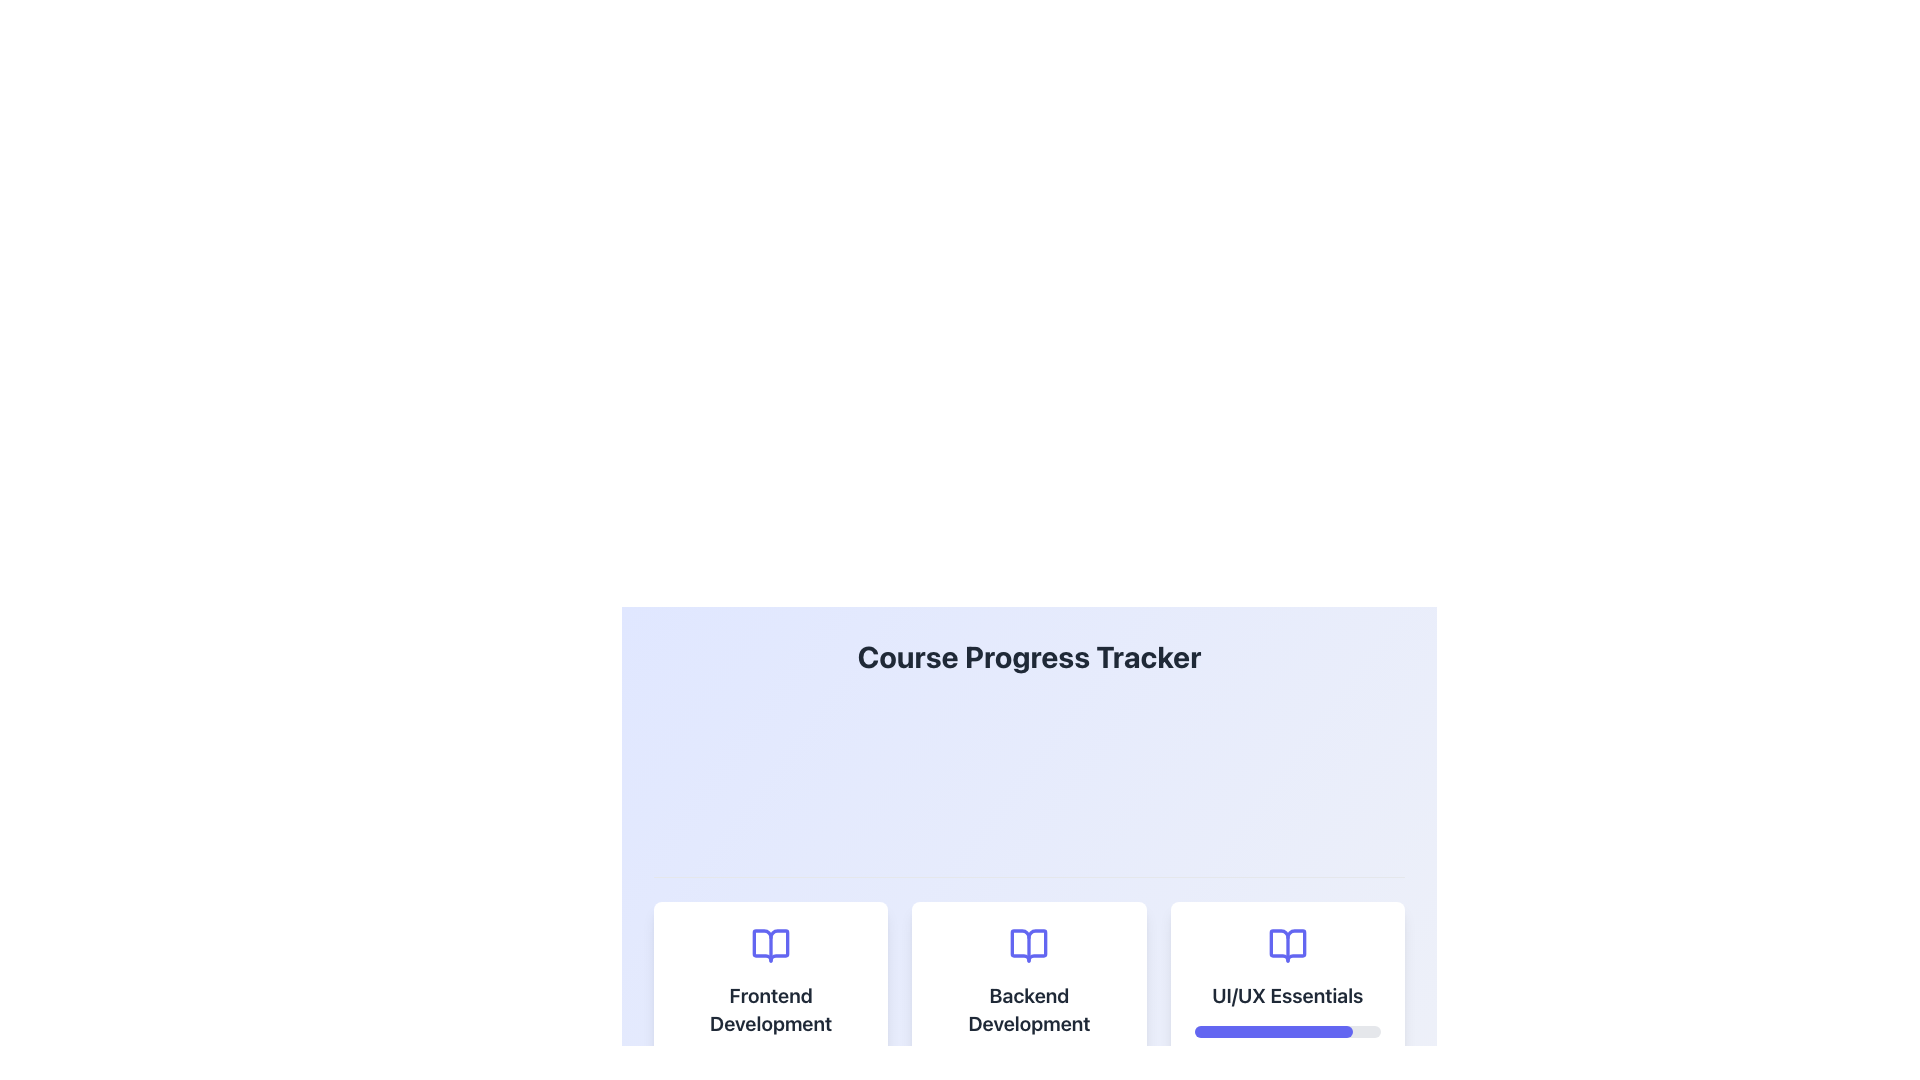  I want to click on the SVG icon representing an open book located in the 'Backend Development' card under the 'Course Progress Tracker' section, so click(1029, 945).